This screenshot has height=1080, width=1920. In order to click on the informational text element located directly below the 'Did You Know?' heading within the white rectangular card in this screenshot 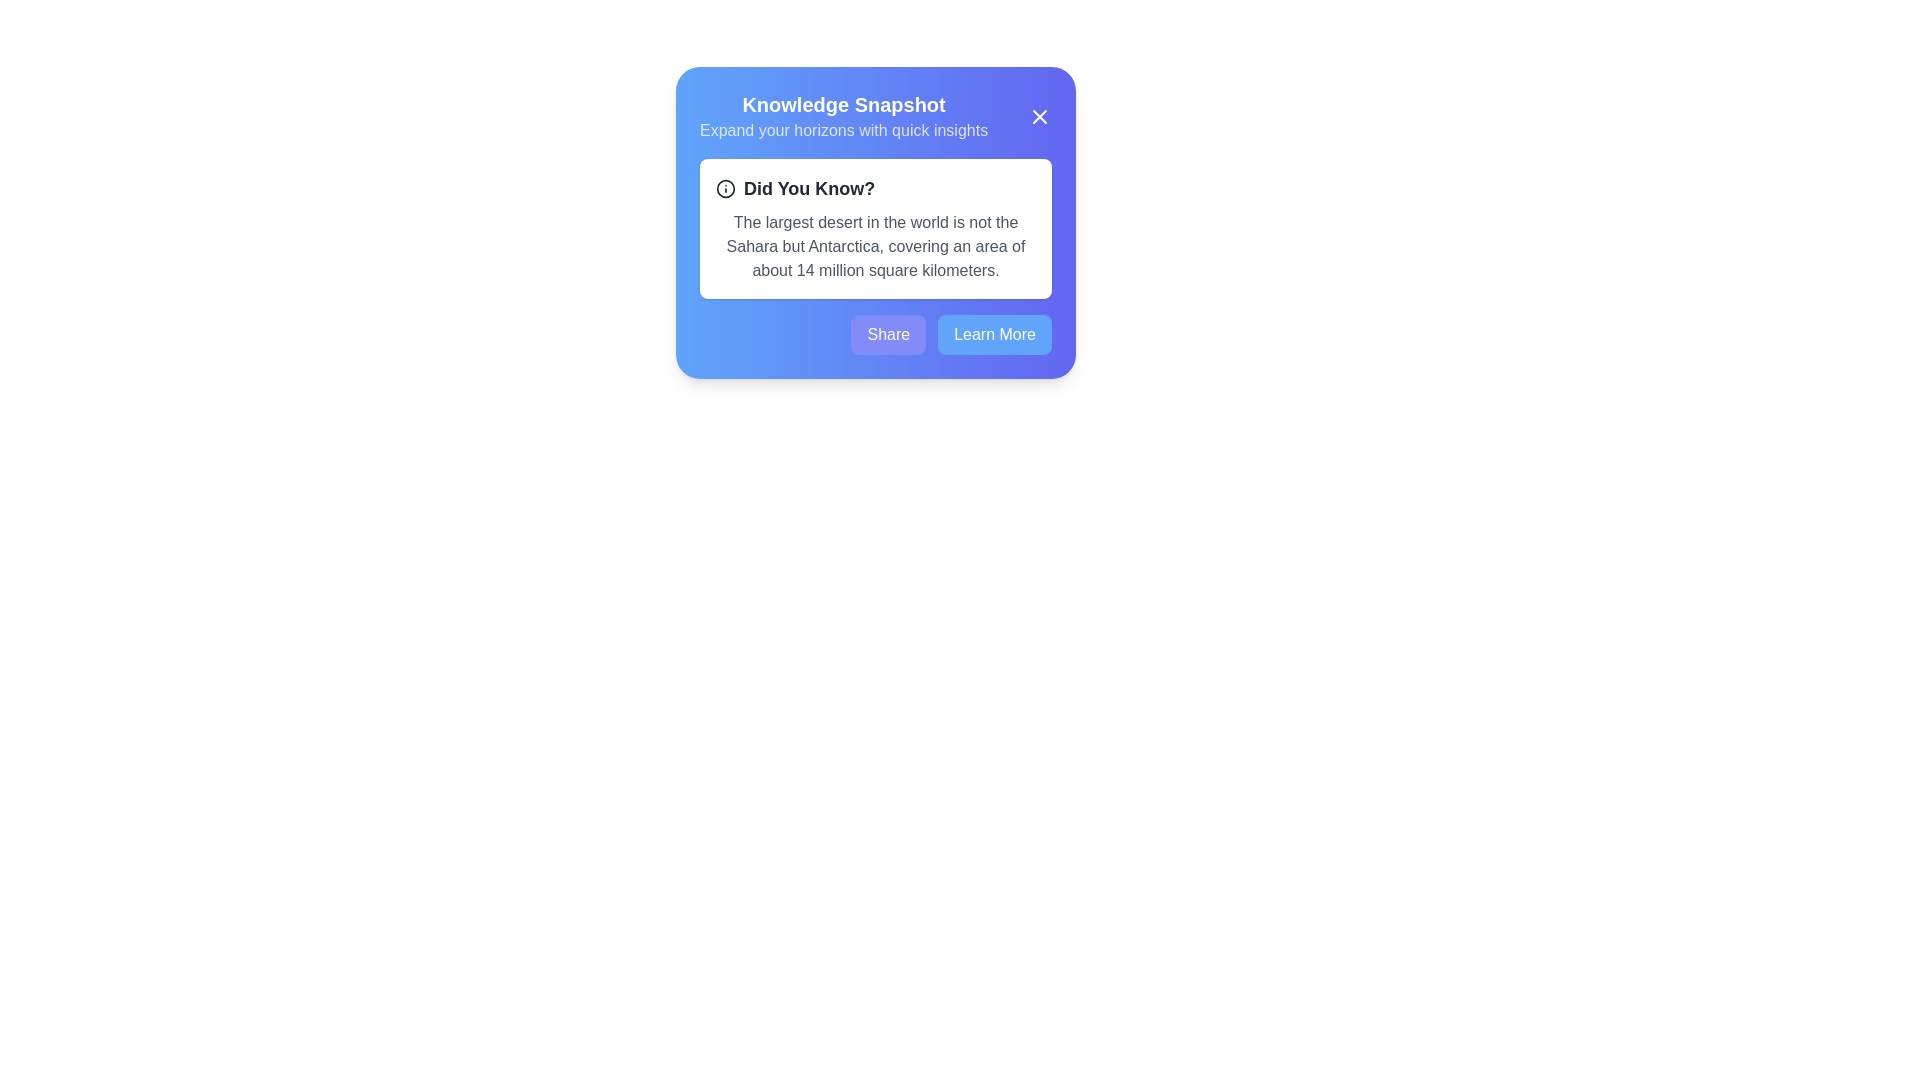, I will do `click(875, 245)`.